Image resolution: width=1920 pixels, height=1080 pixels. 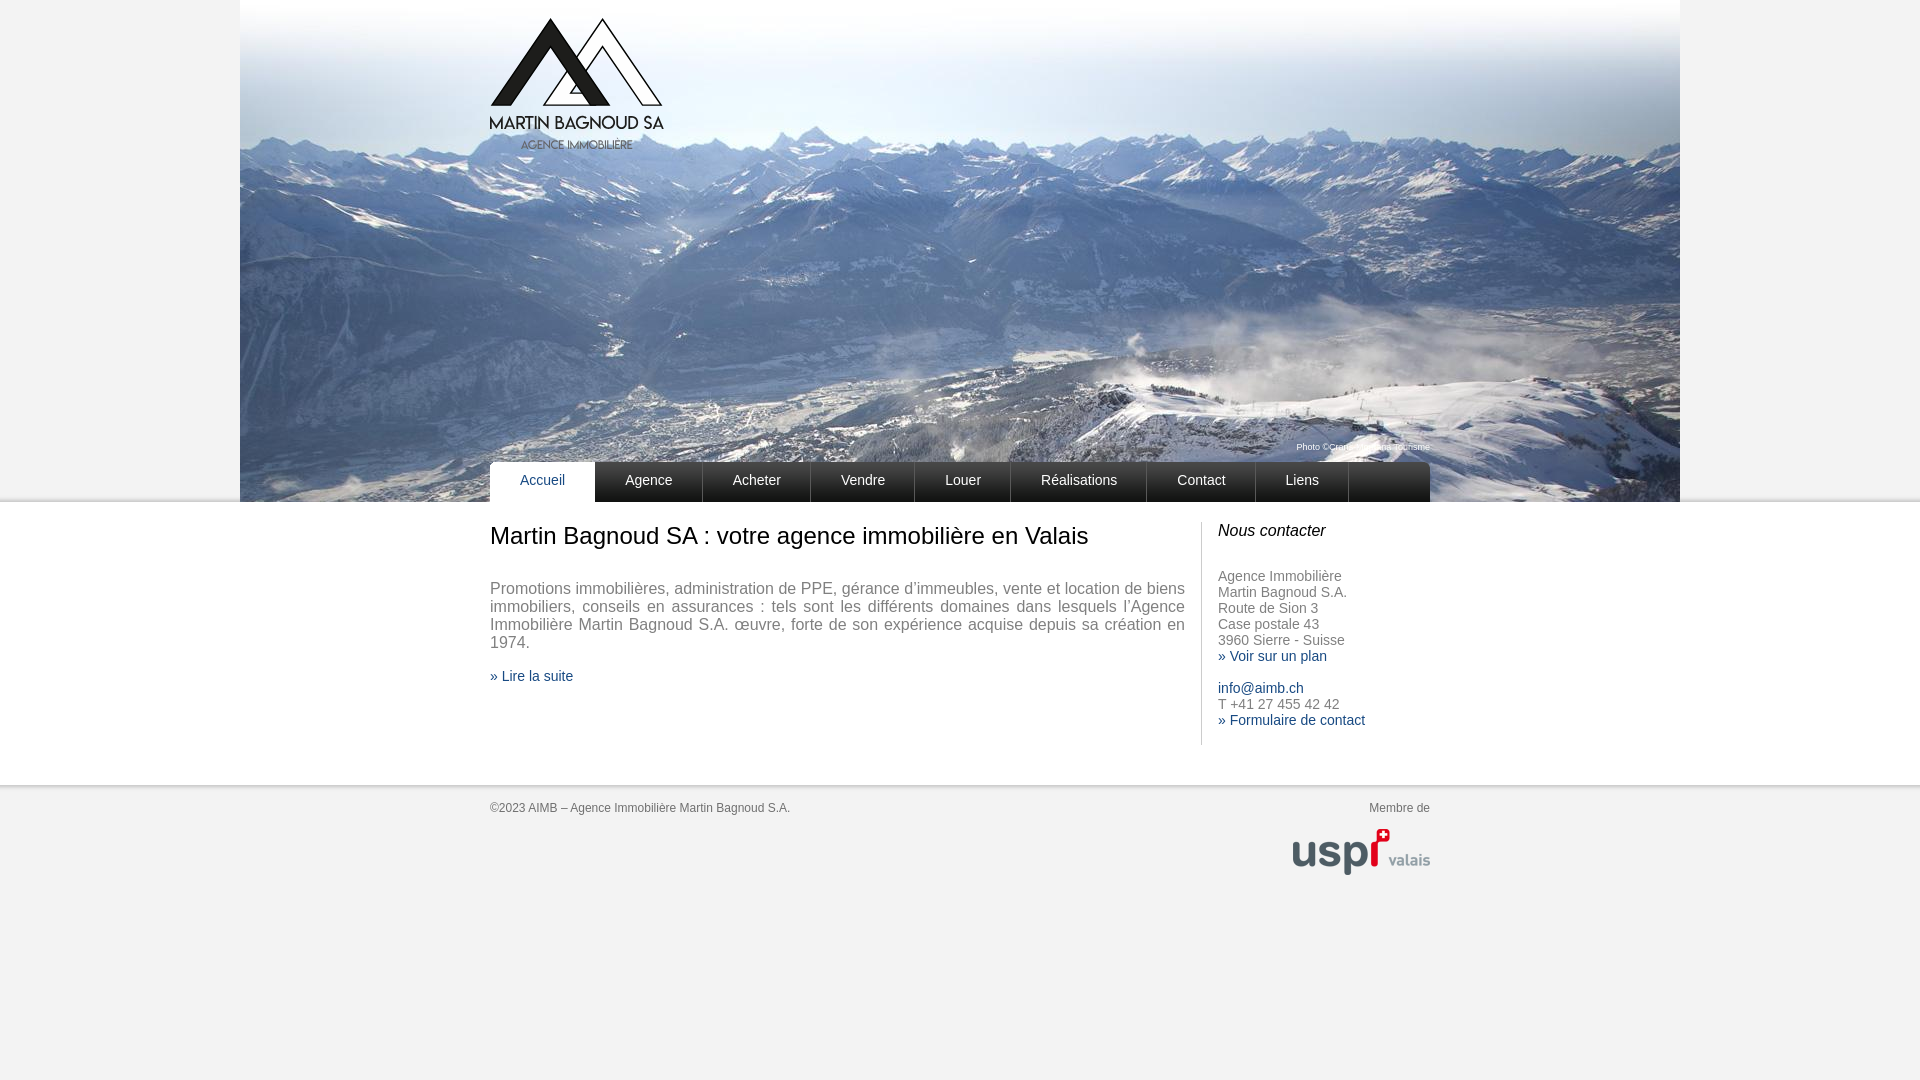 I want to click on 'Agence', so click(x=648, y=482).